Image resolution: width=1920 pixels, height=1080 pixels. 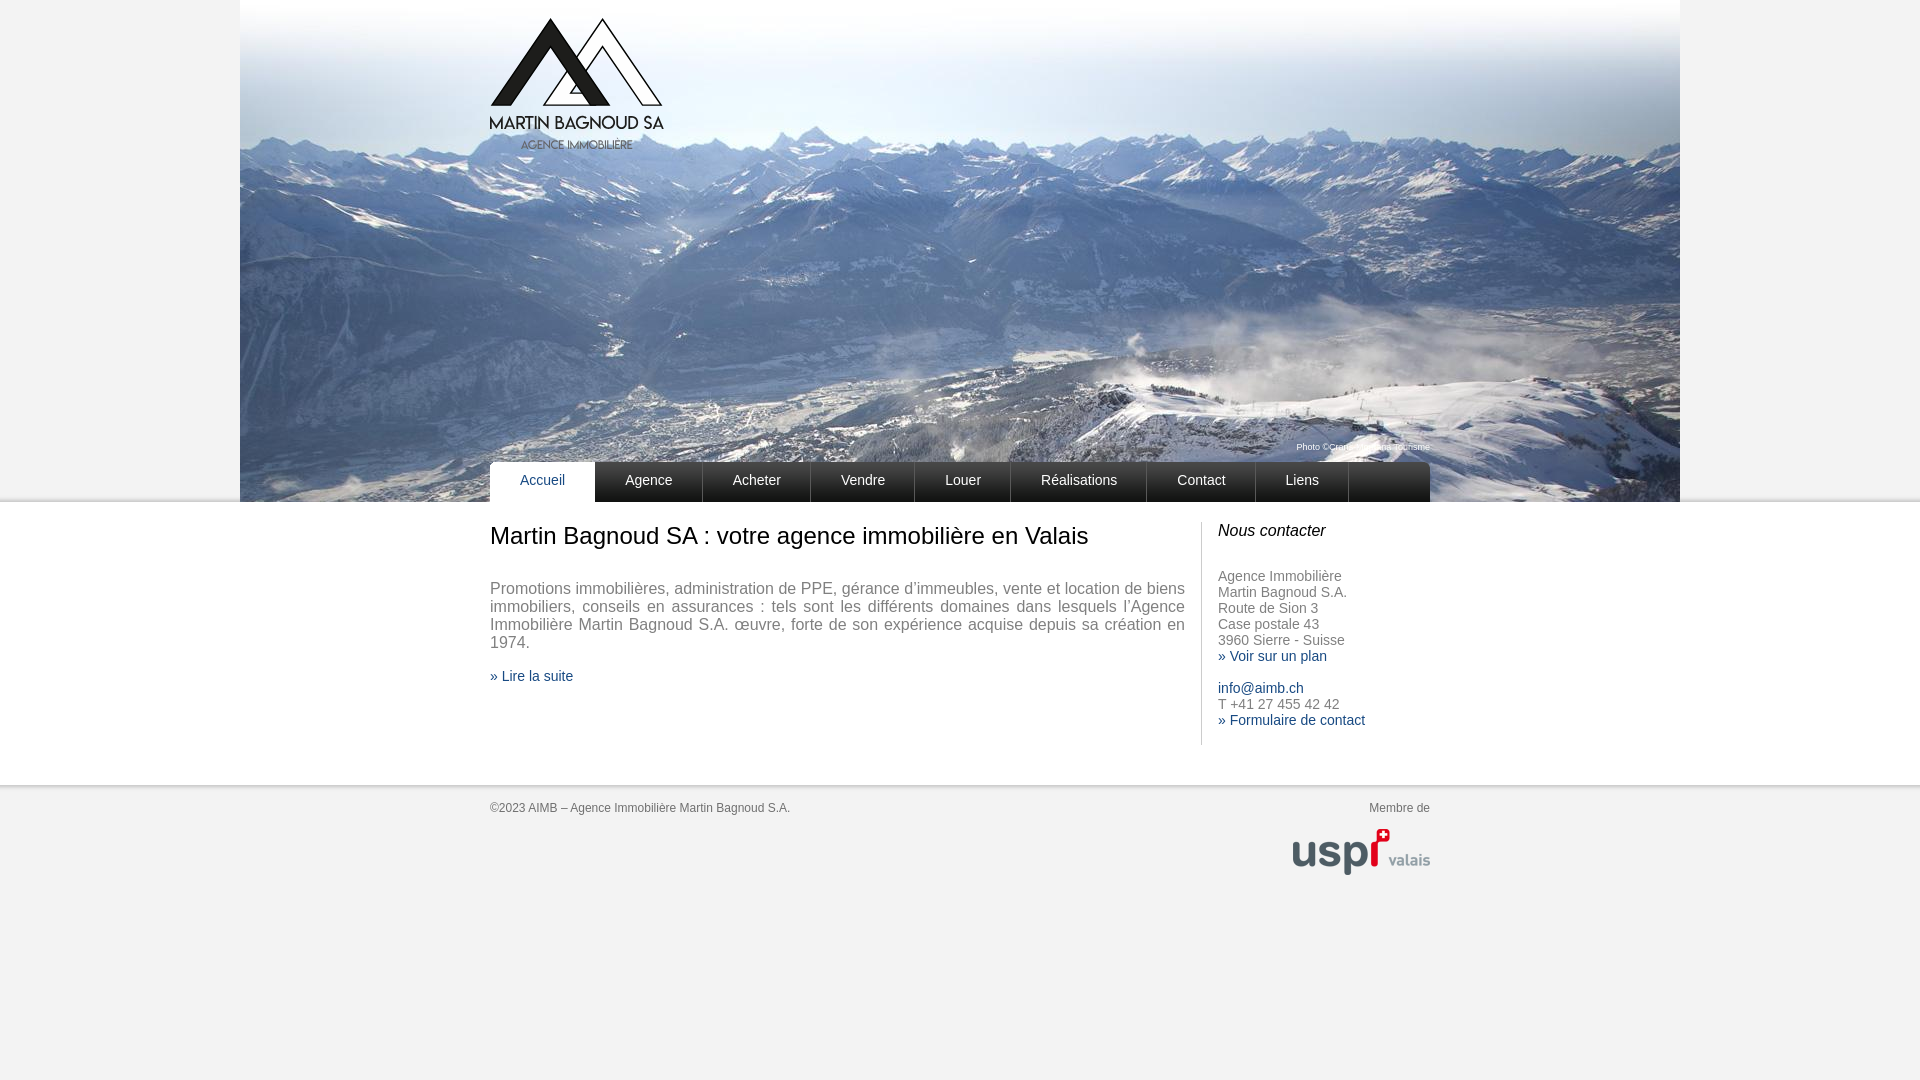 I want to click on 'Agence', so click(x=648, y=482).